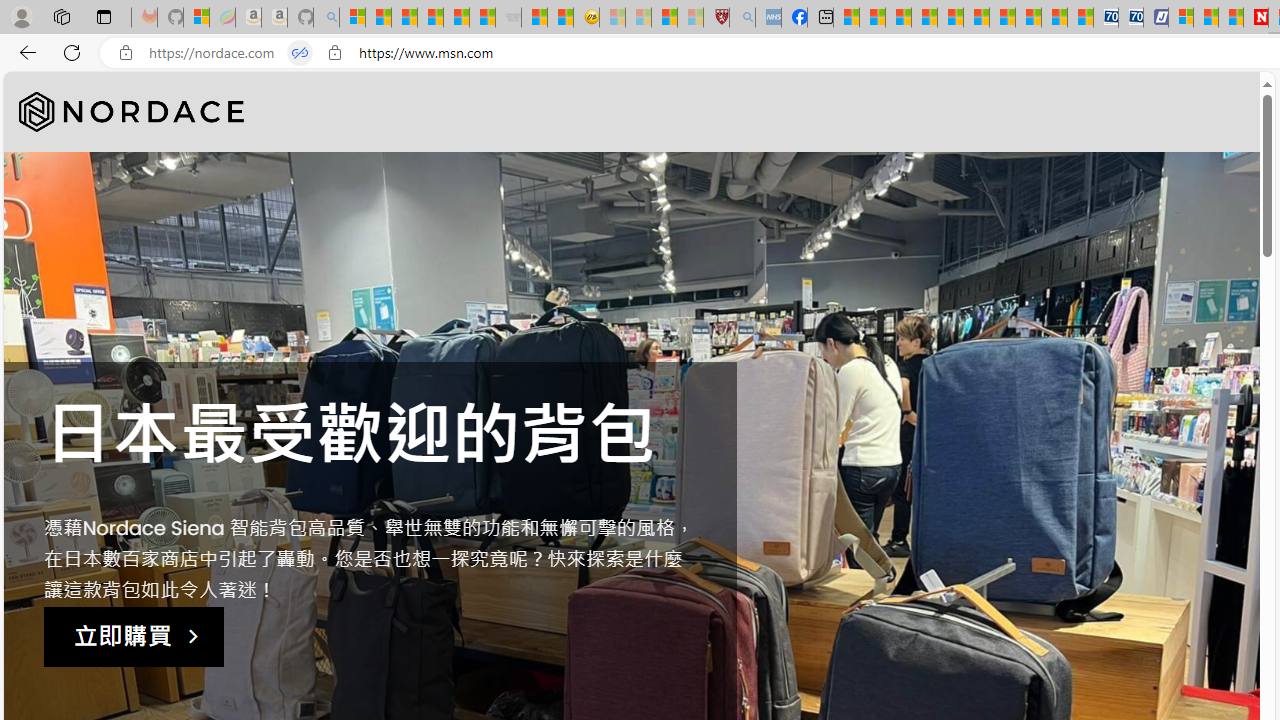 This screenshot has height=720, width=1280. Describe the element at coordinates (690, 17) in the screenshot. I see `'12 Popular Science Lies that Must be Corrected - Sleeping'` at that location.